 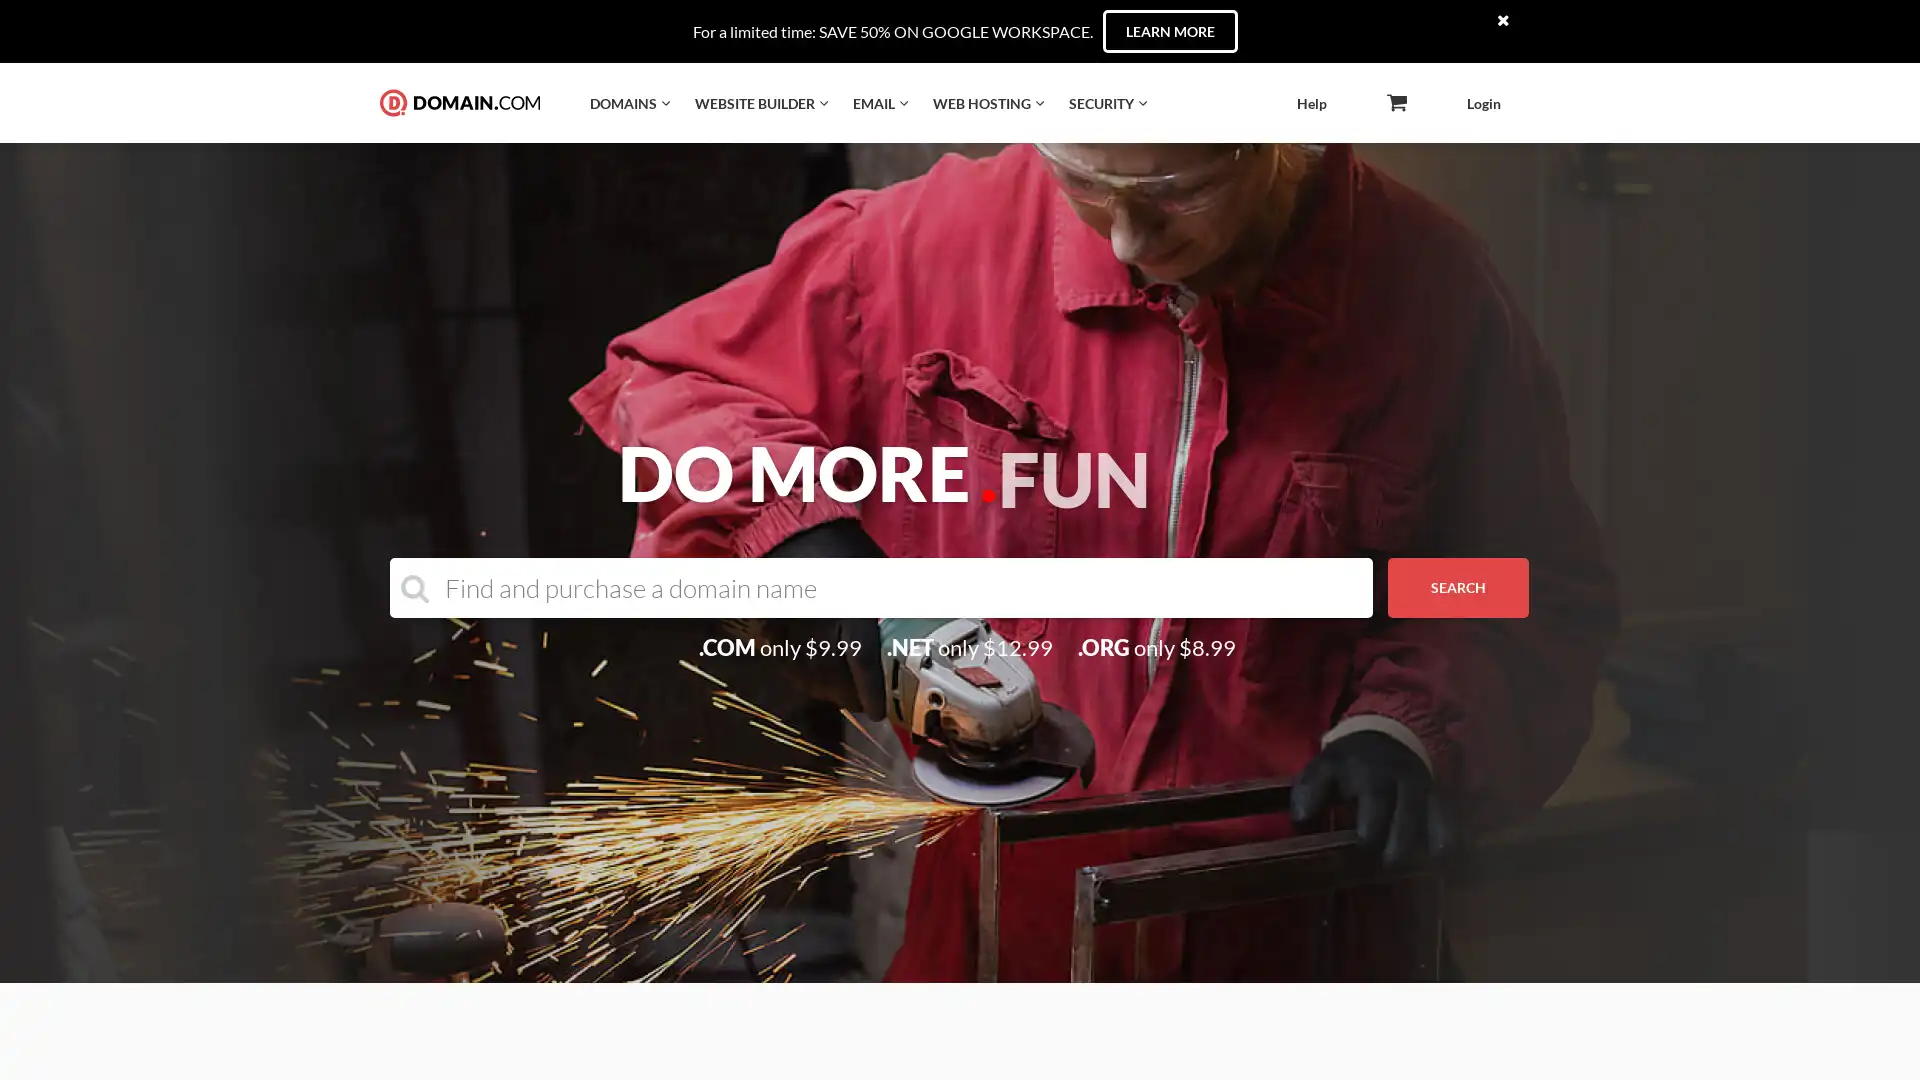 What do you see at coordinates (1886, 978) in the screenshot?
I see `Explore your accessibility options` at bounding box center [1886, 978].